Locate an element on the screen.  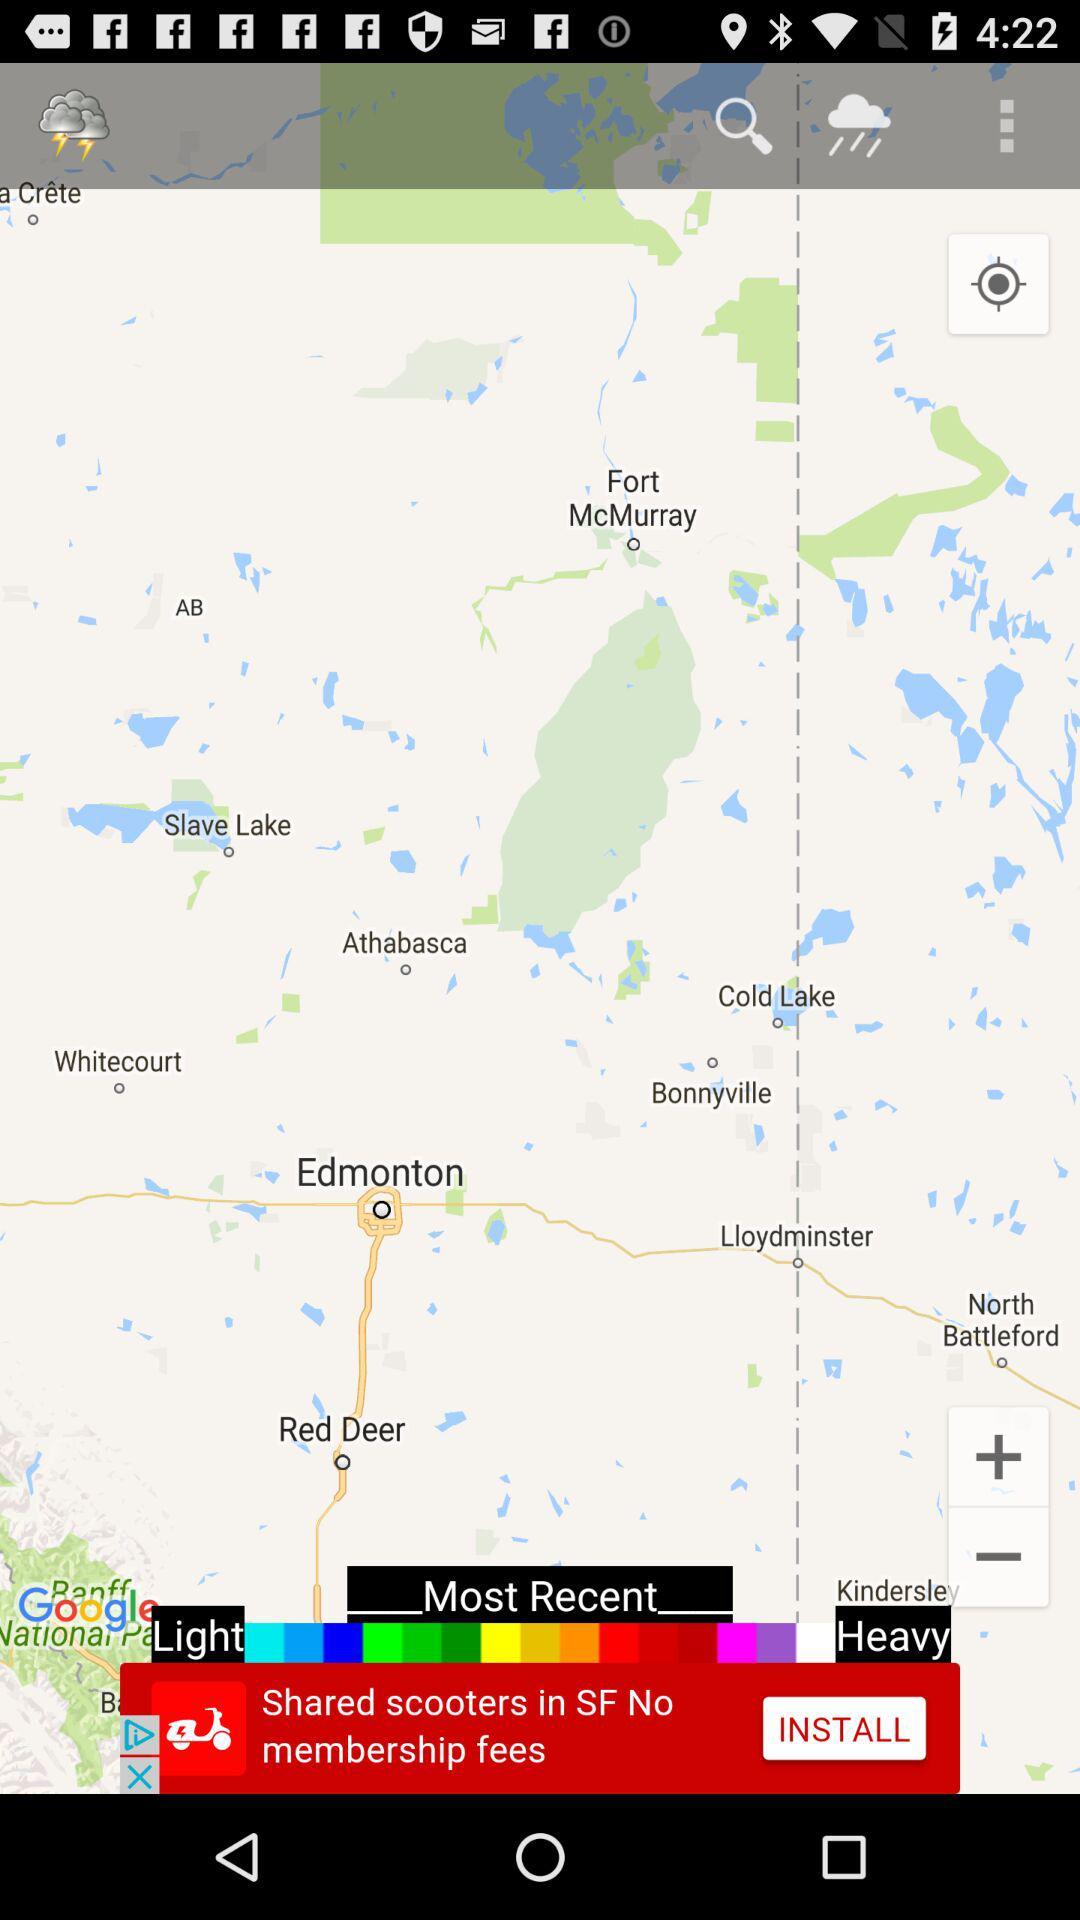
the location_crosshair icon is located at coordinates (998, 304).